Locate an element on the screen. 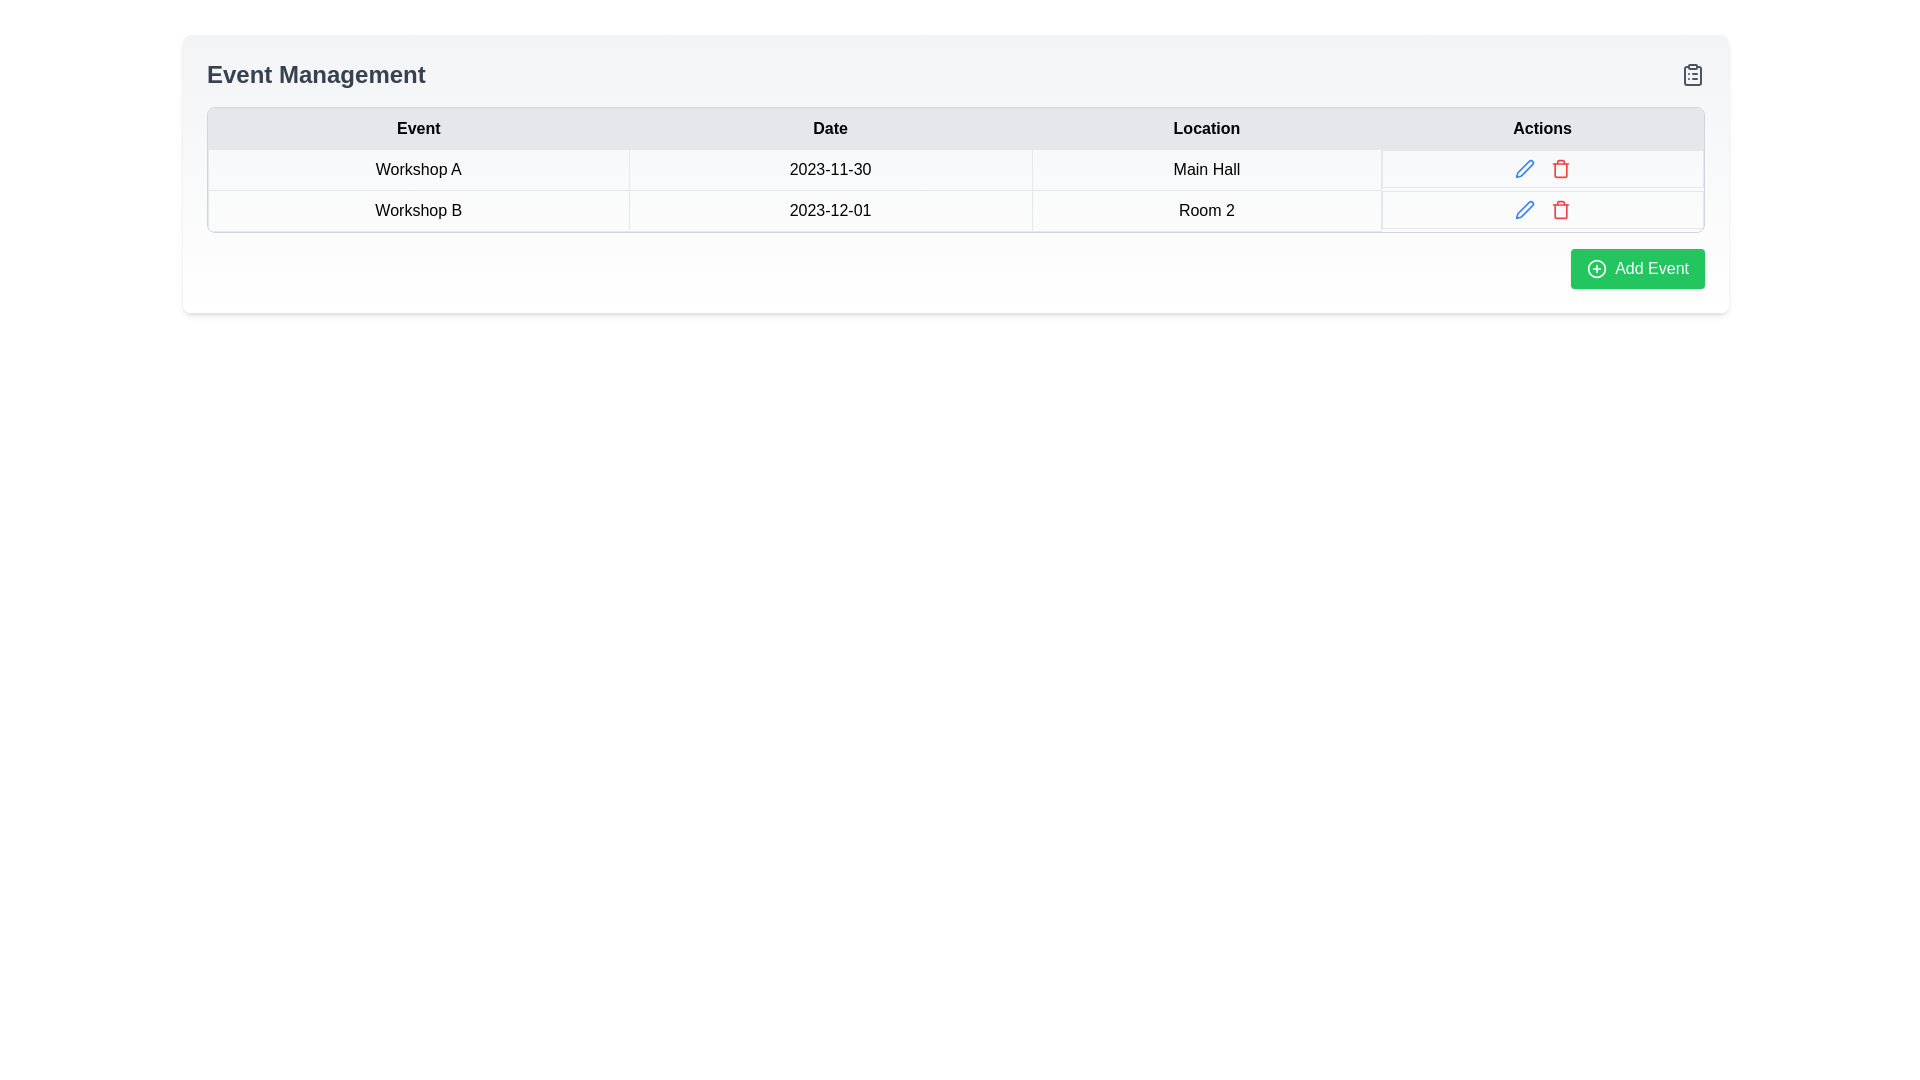 The height and width of the screenshot is (1080, 1920). the first event row is located at coordinates (954, 189).